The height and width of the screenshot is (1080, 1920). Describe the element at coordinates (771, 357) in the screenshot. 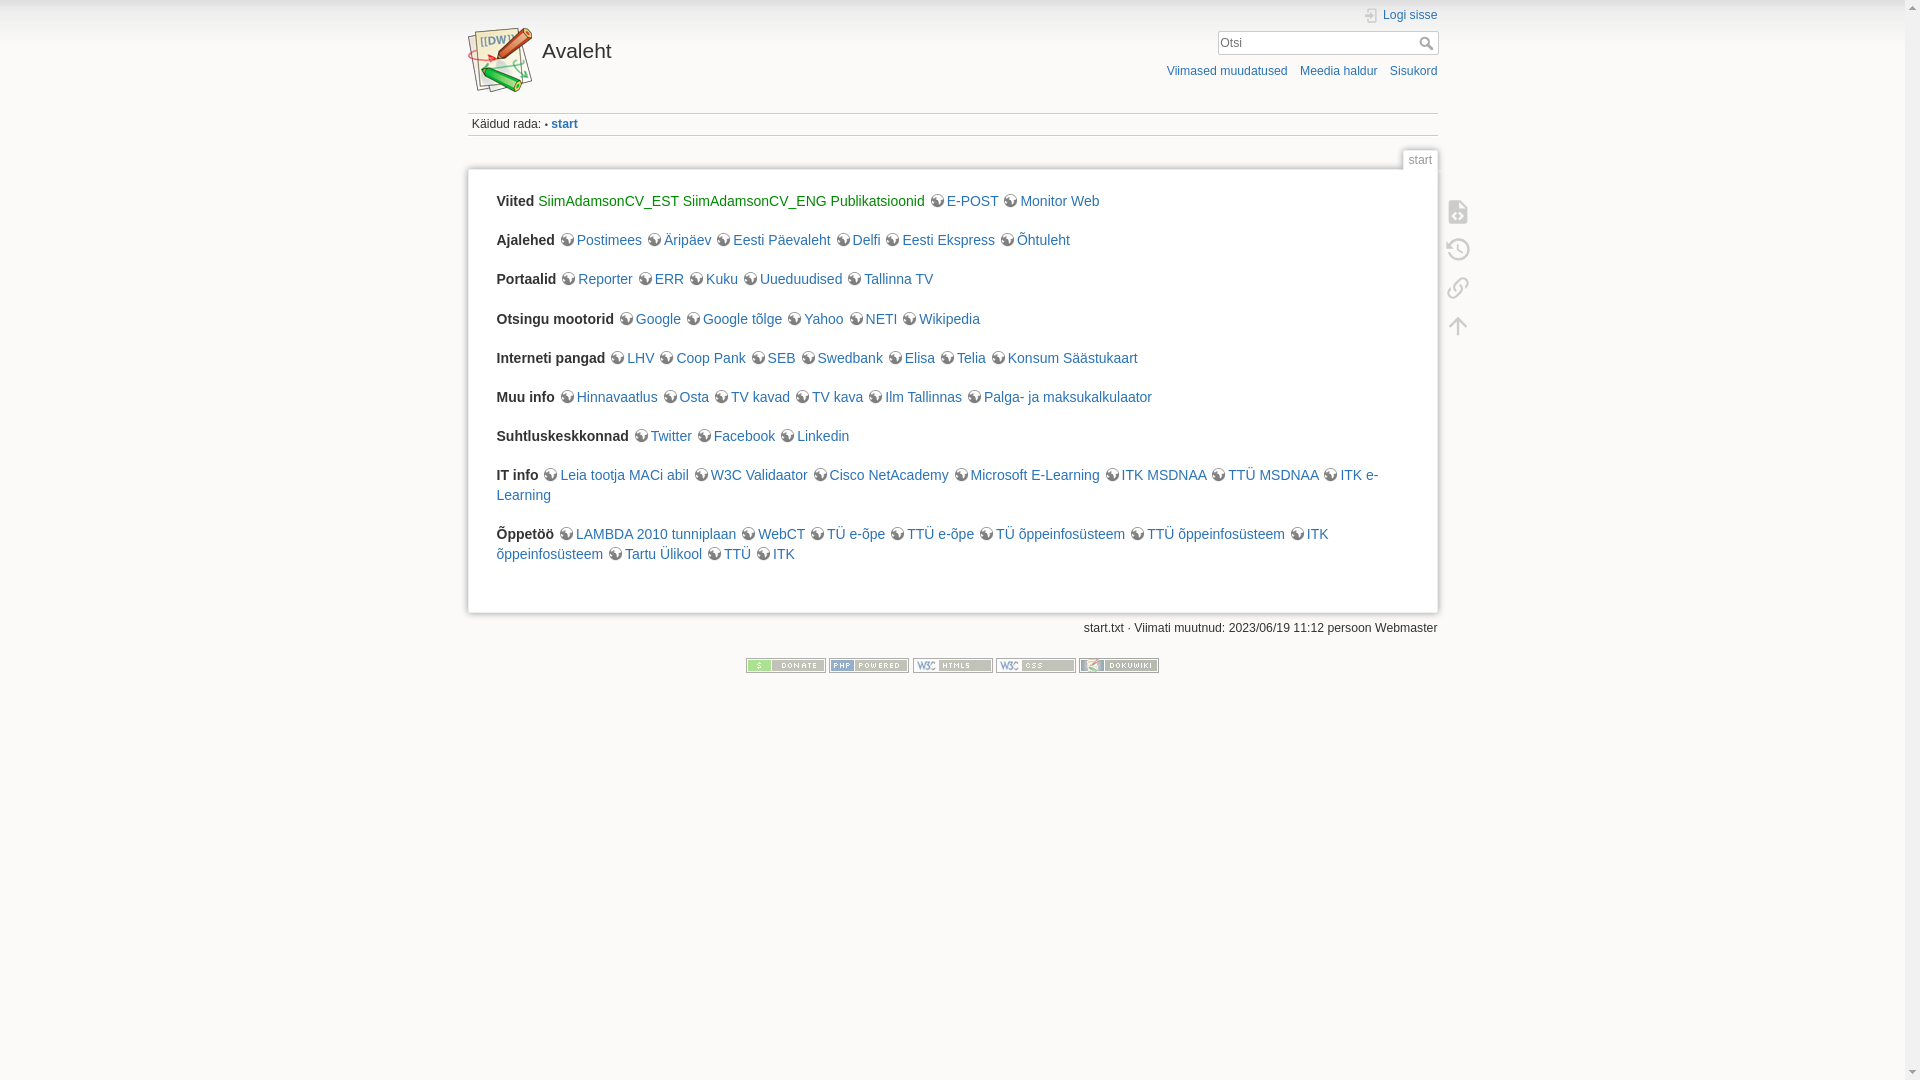

I see `'SEB'` at that location.